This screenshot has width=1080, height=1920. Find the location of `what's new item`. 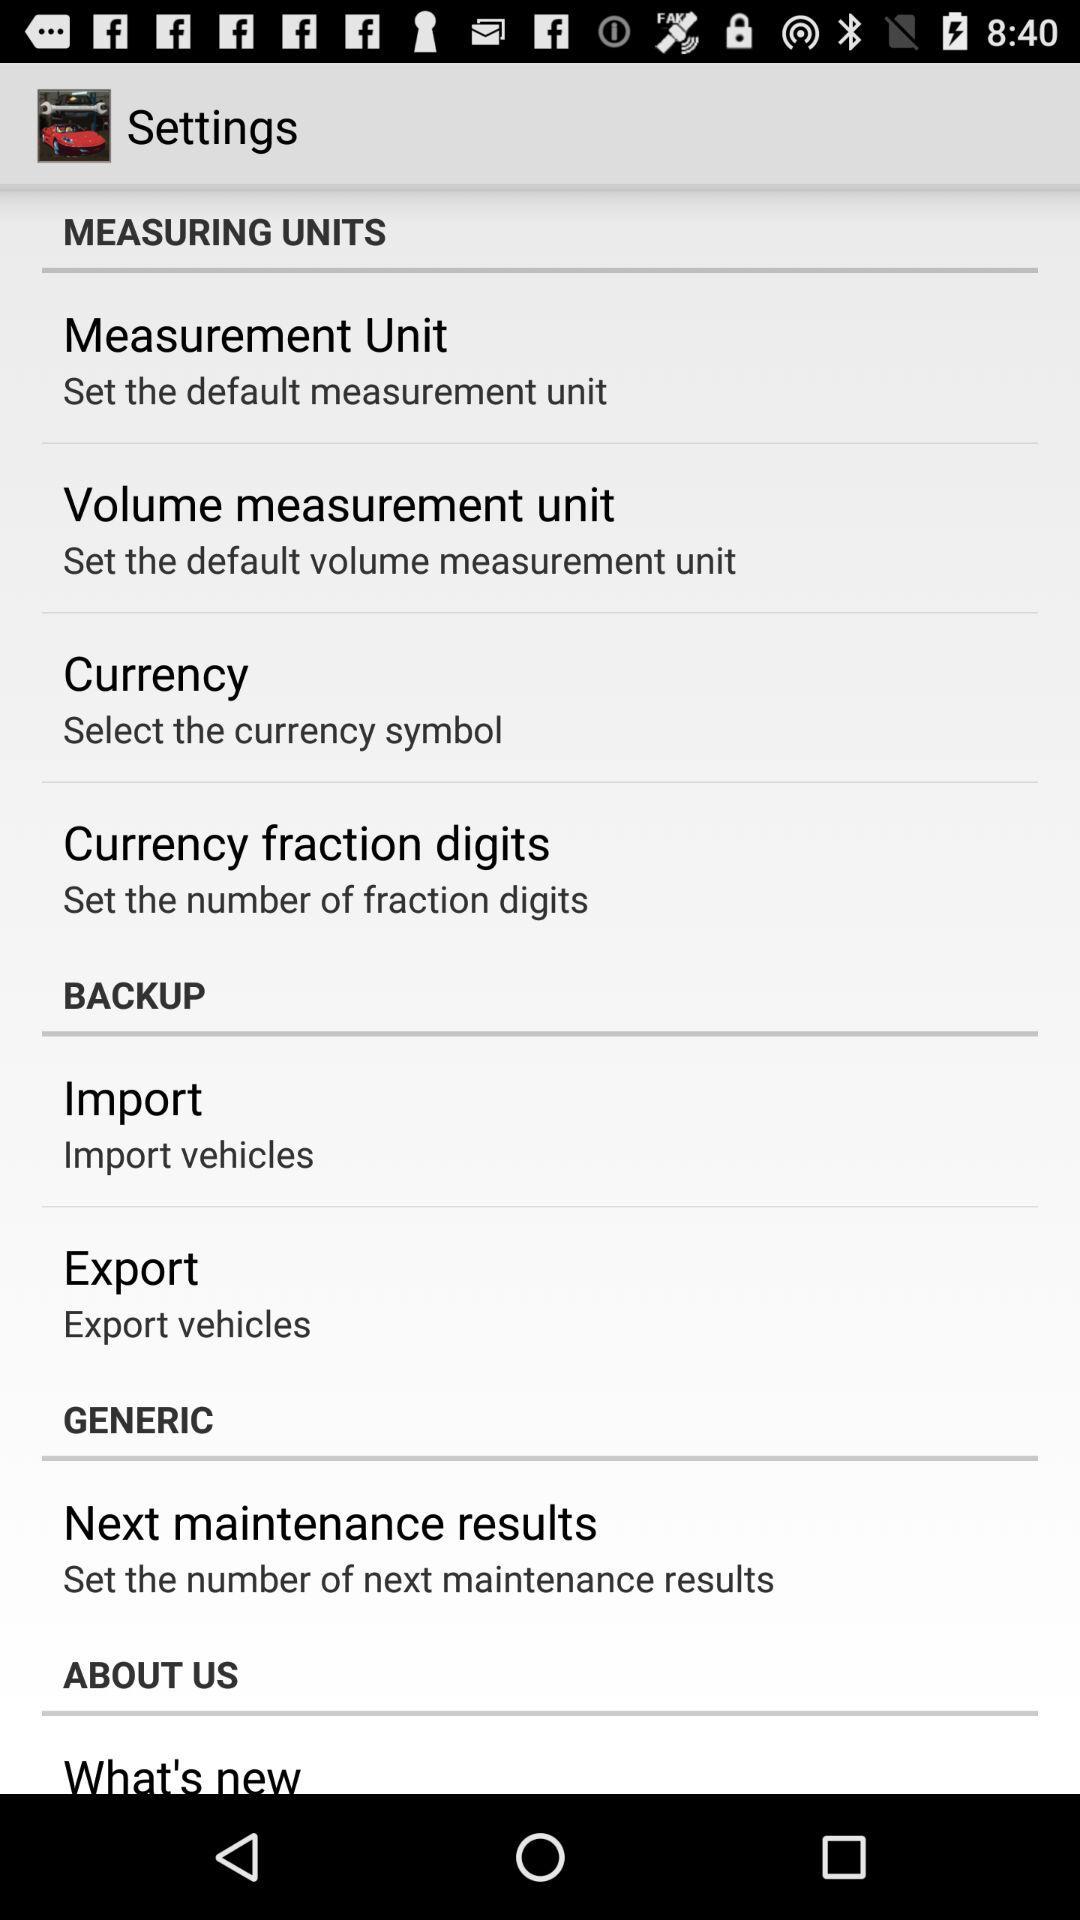

what's new item is located at coordinates (182, 1769).